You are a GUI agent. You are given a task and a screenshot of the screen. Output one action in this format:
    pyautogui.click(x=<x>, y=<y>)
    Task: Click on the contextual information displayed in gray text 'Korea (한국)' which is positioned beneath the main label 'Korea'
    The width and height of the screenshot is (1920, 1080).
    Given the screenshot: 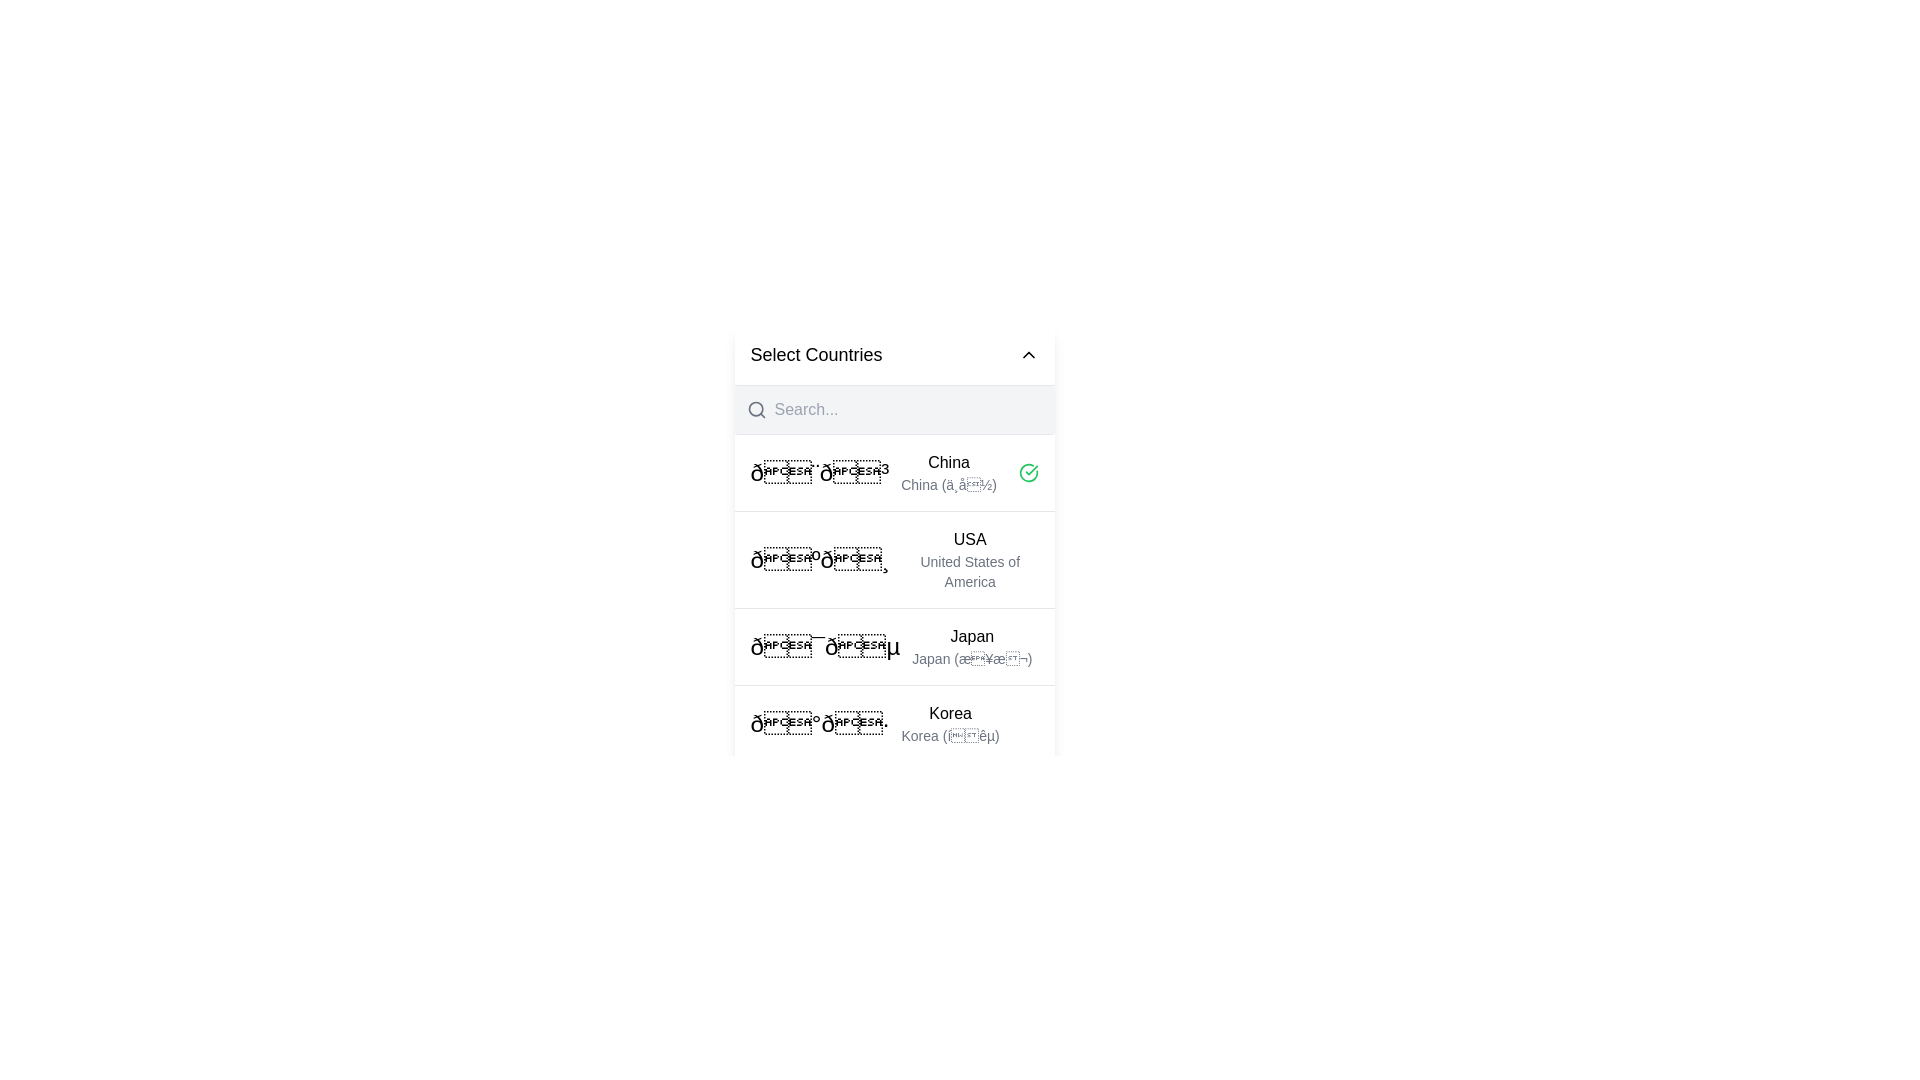 What is the action you would take?
    pyautogui.click(x=949, y=736)
    